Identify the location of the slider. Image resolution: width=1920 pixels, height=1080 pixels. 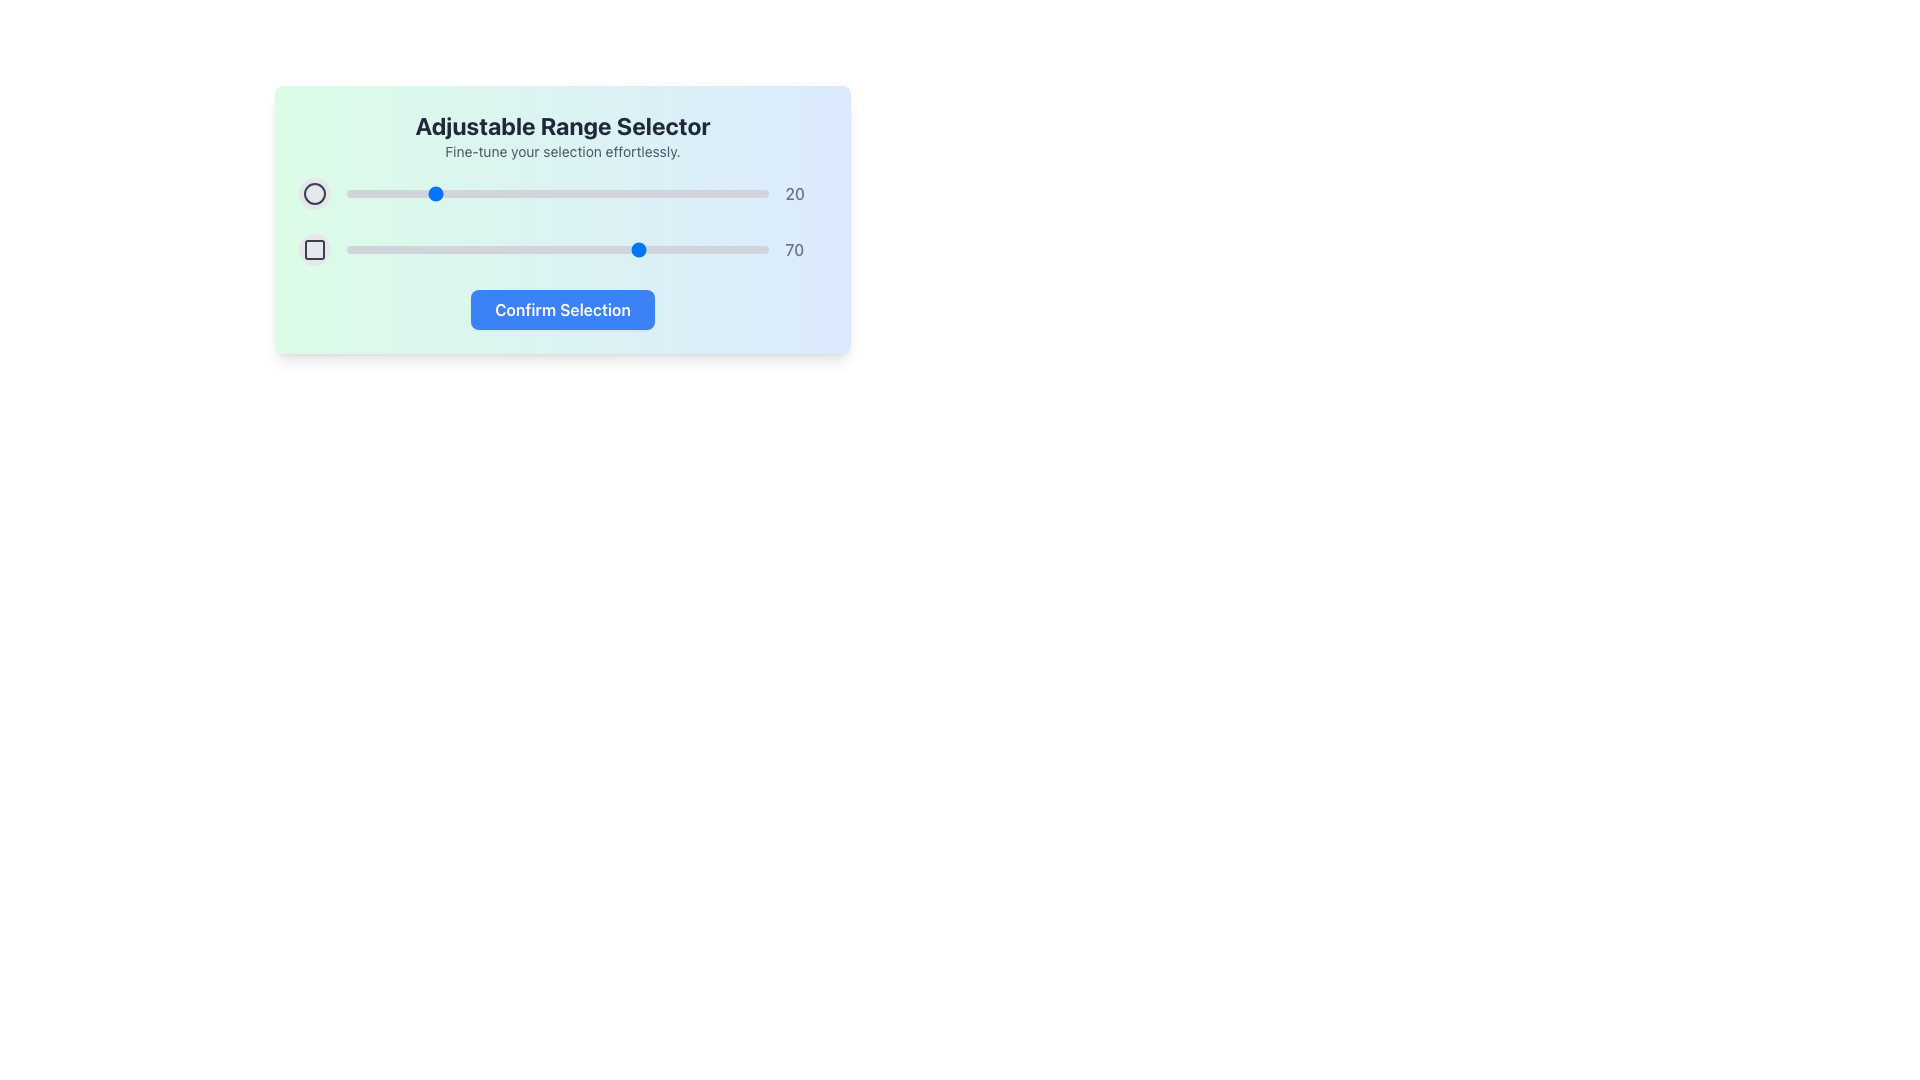
(368, 249).